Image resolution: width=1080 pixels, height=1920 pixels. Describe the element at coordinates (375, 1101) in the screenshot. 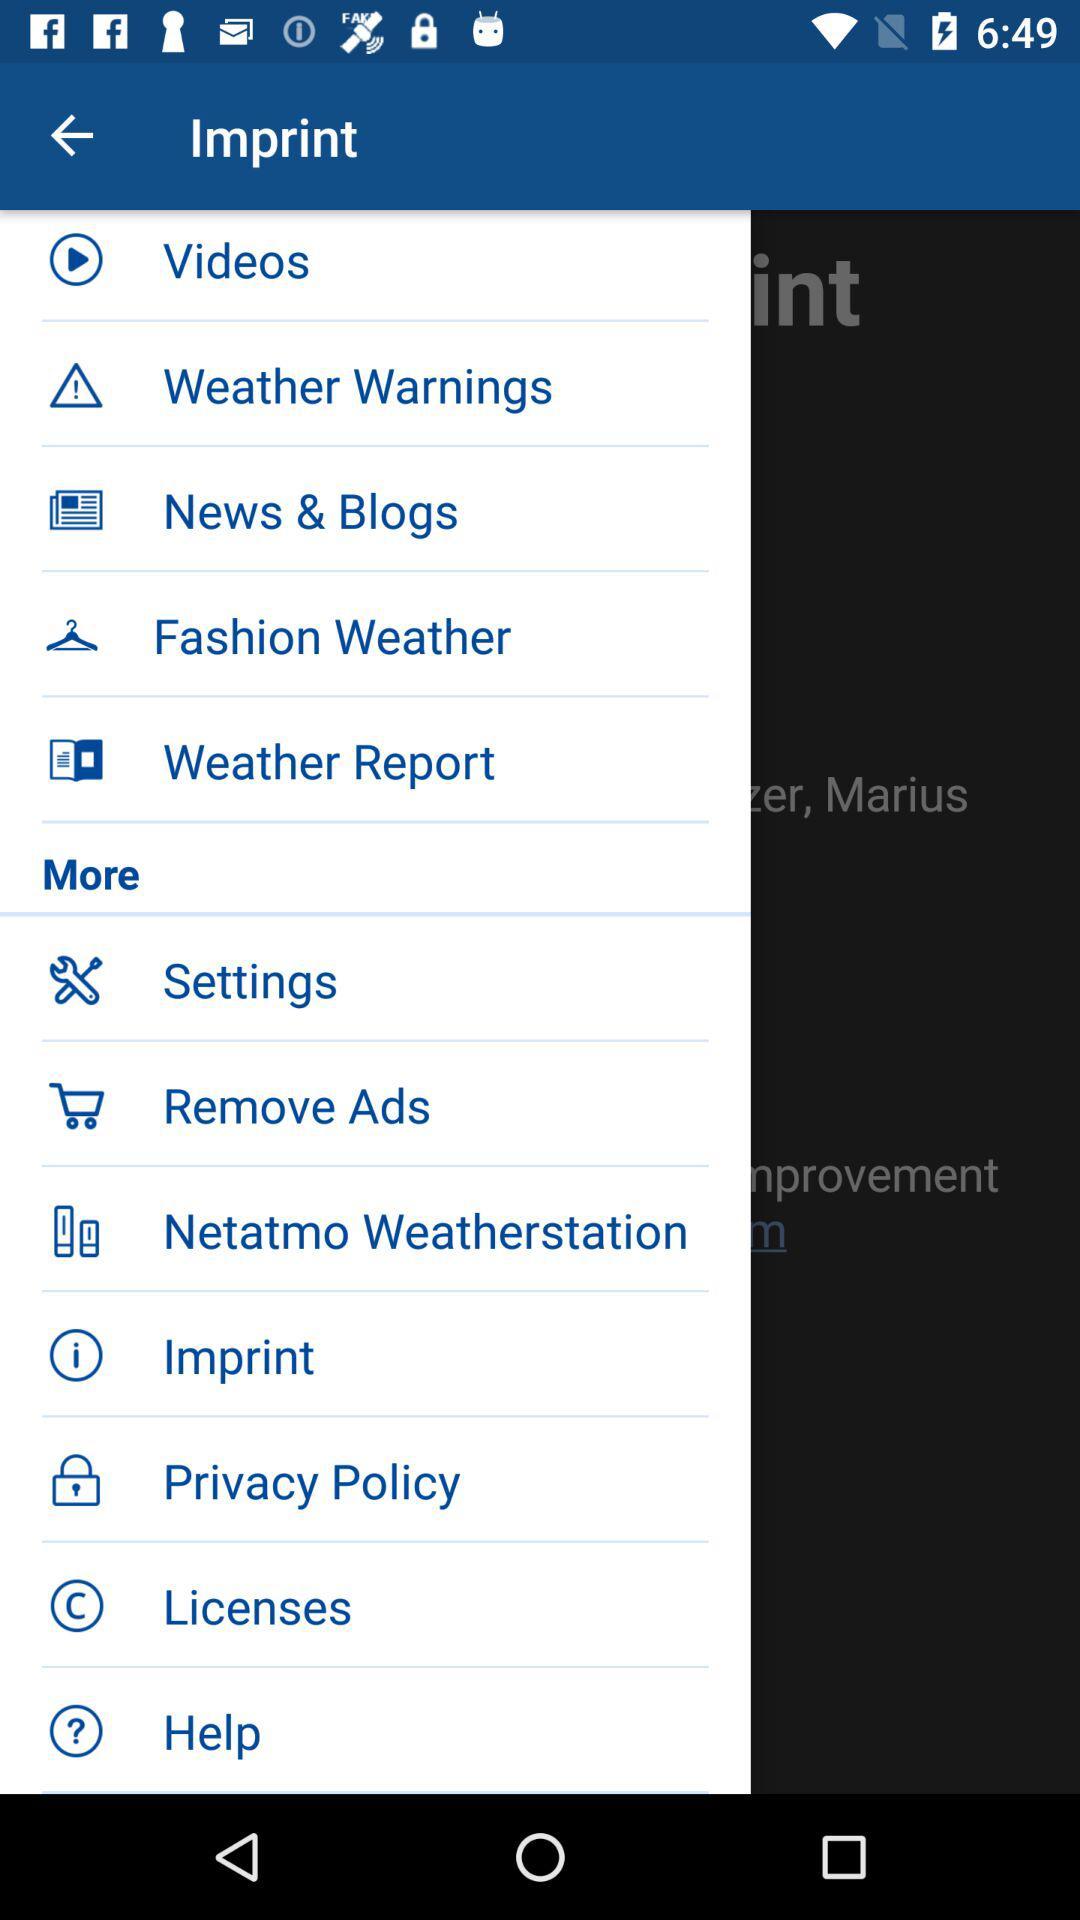

I see `the icon below the settings icon` at that location.